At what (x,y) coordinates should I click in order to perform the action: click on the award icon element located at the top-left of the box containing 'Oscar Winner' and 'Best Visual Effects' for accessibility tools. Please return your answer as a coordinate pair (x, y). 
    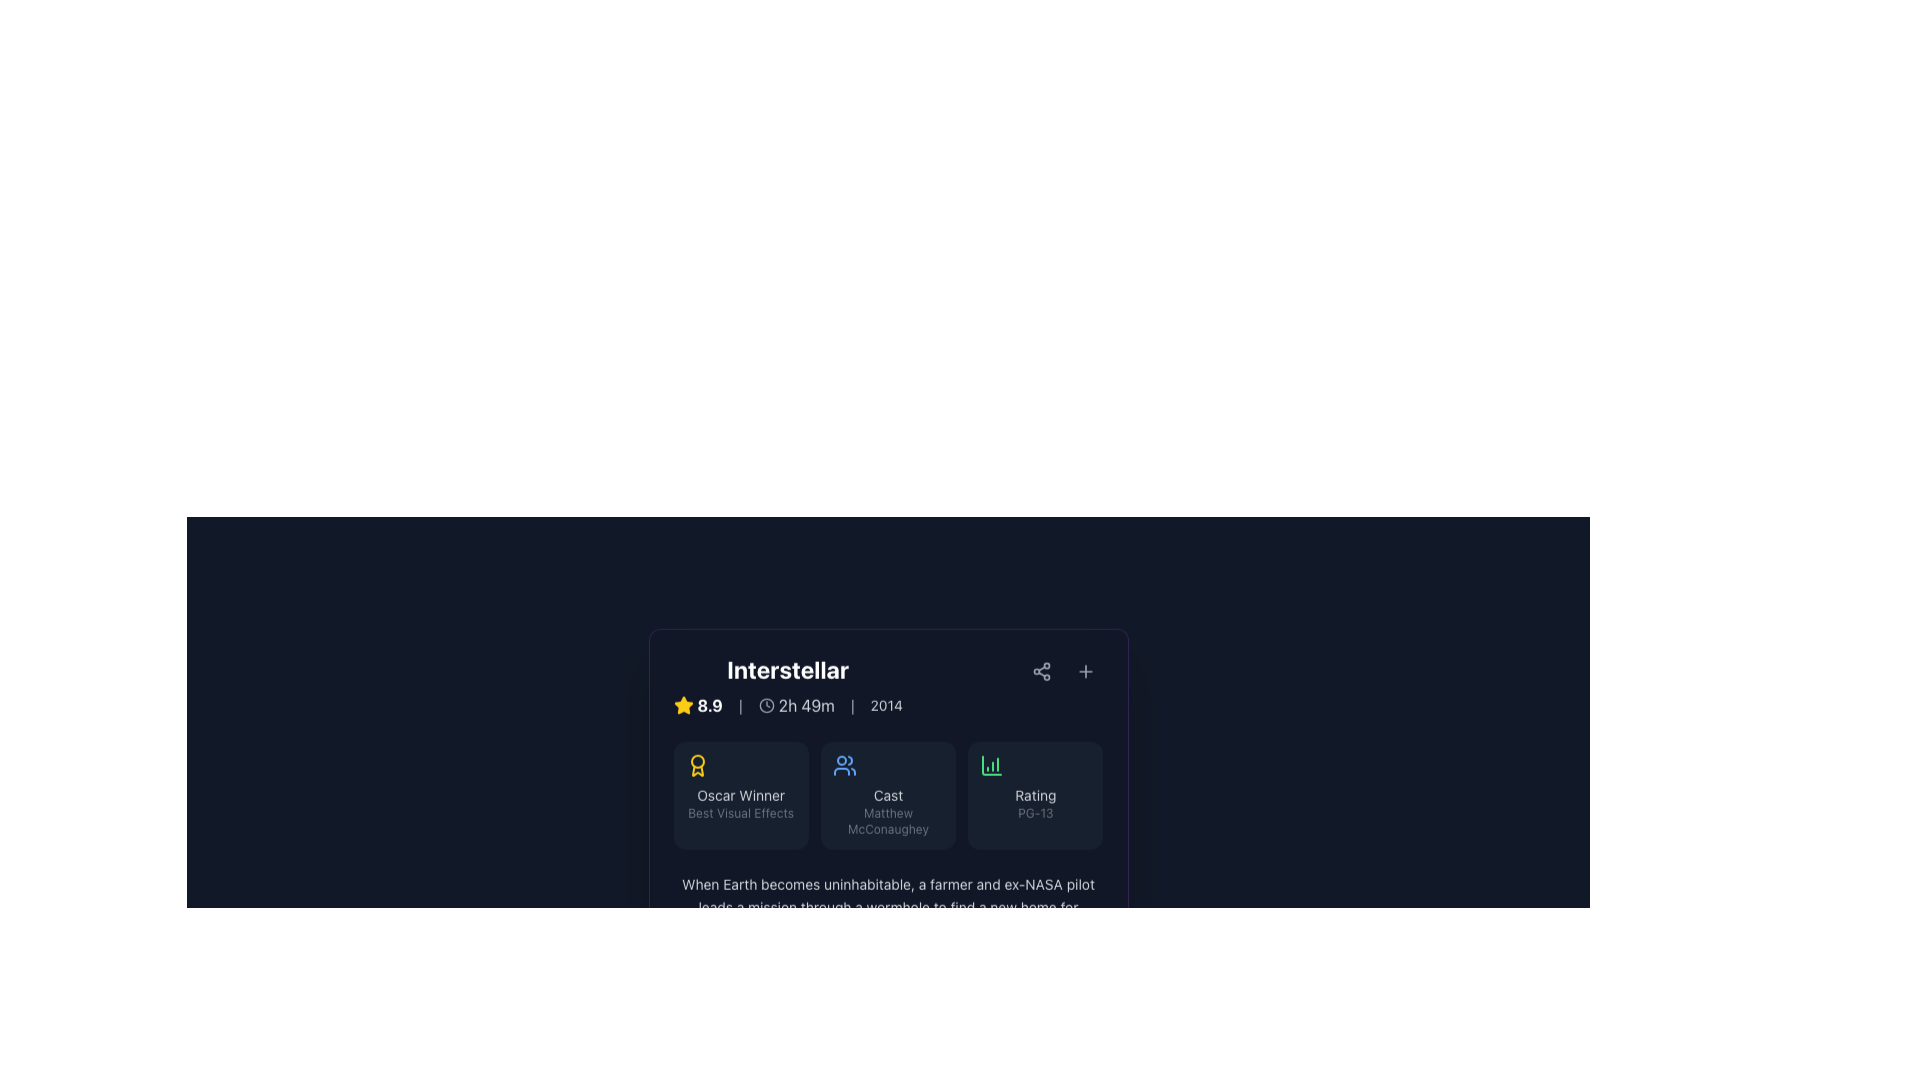
    Looking at the image, I should click on (697, 765).